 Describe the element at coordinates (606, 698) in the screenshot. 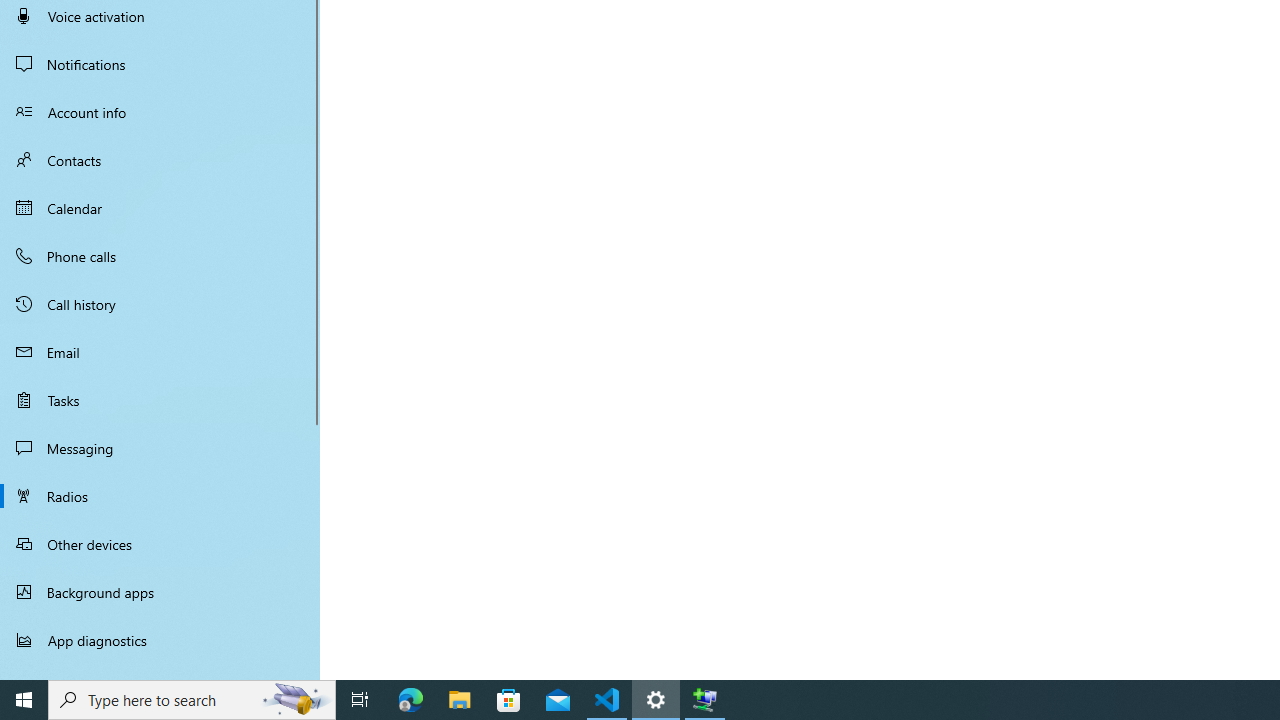

I see `'Visual Studio Code - 1 running window'` at that location.